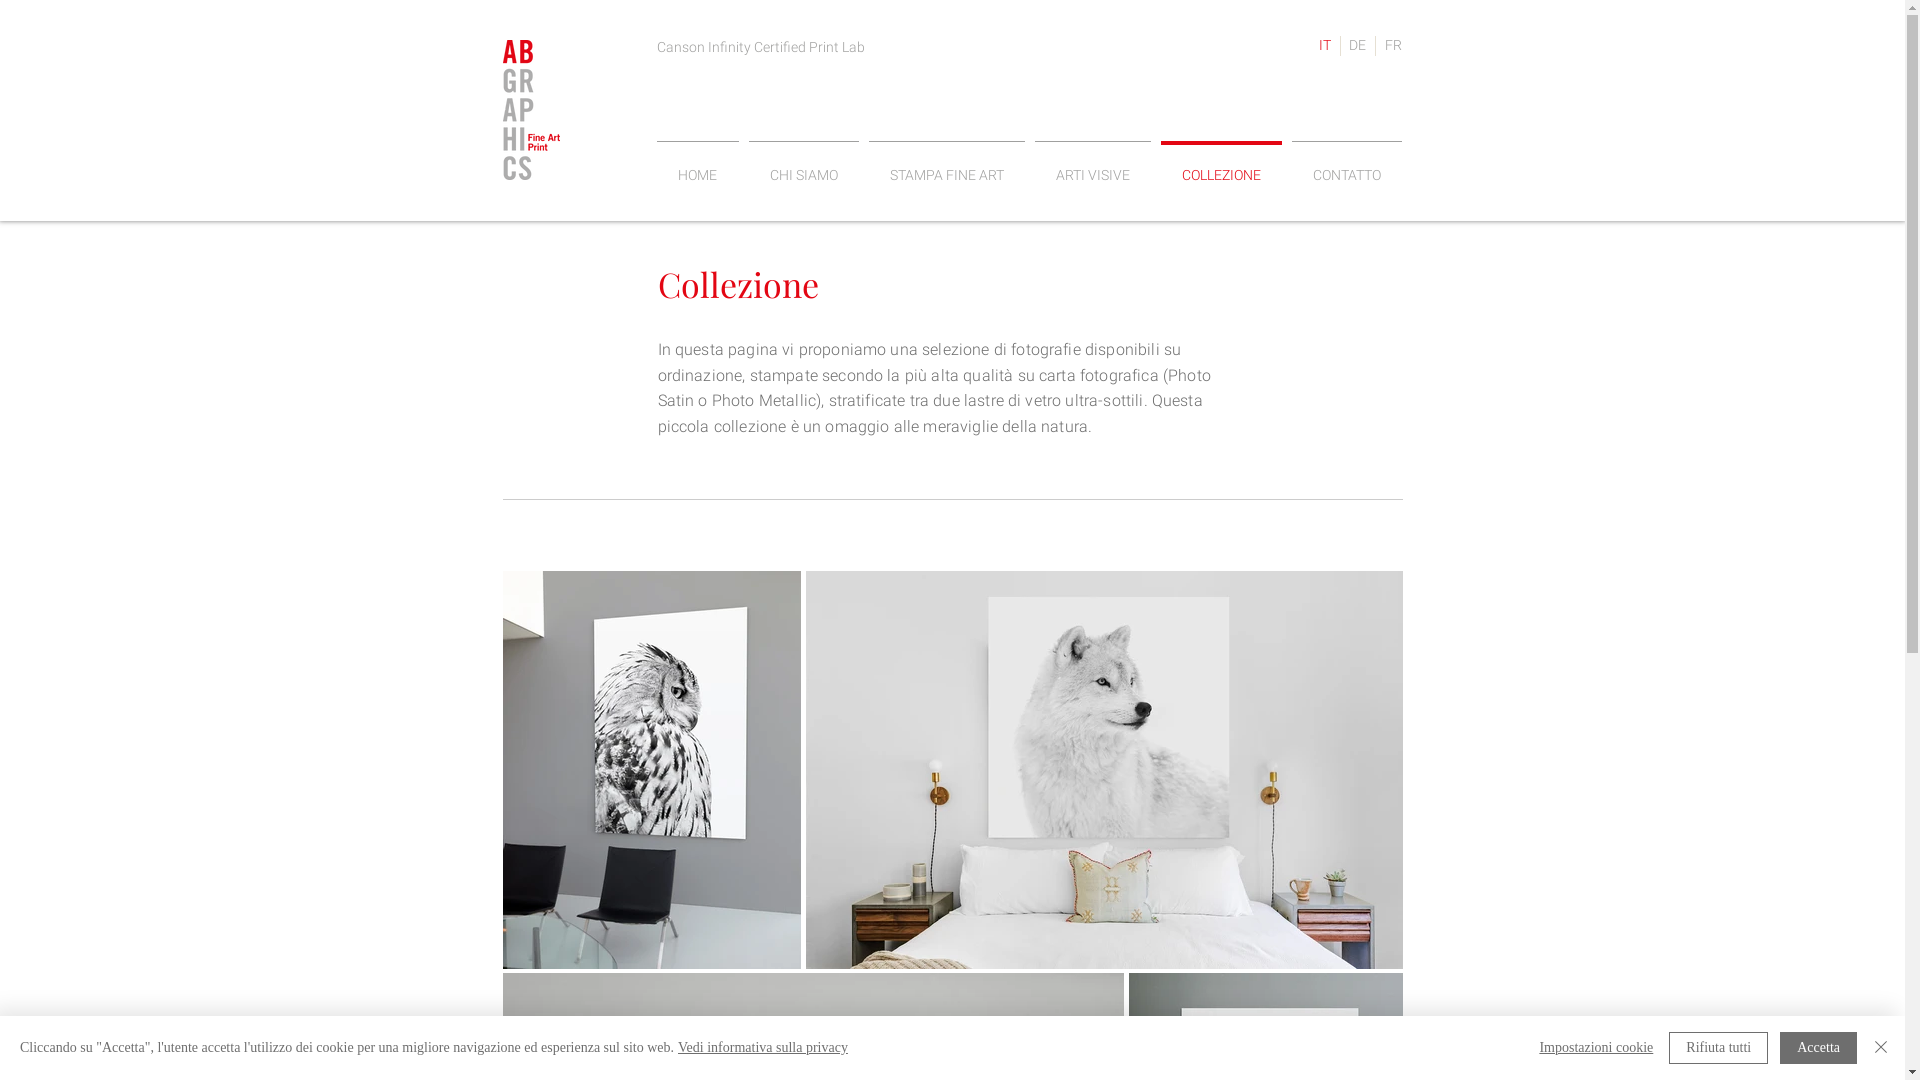  What do you see at coordinates (1220, 164) in the screenshot?
I see `'COLLEZIONE'` at bounding box center [1220, 164].